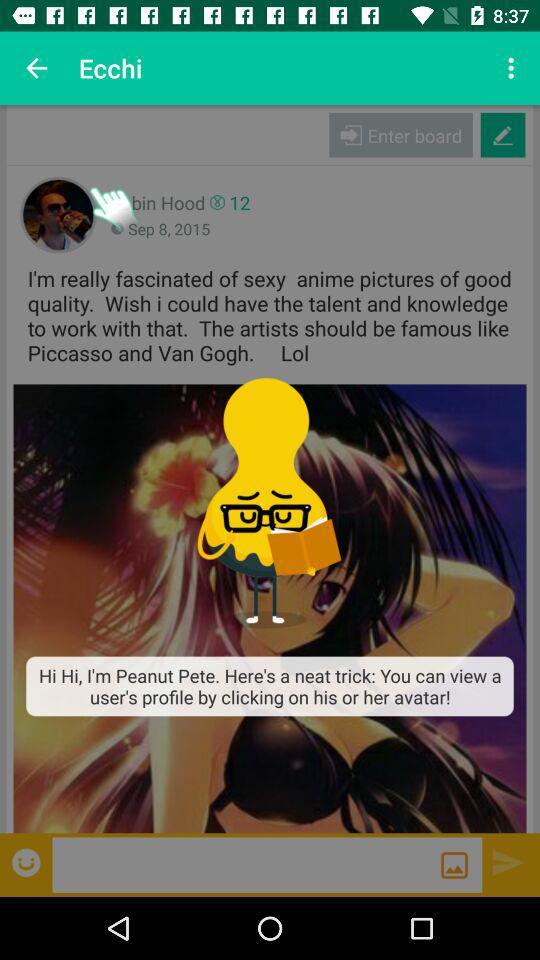 The height and width of the screenshot is (960, 540). Describe the element at coordinates (36, 68) in the screenshot. I see `item to the left of the ecchi  app` at that location.